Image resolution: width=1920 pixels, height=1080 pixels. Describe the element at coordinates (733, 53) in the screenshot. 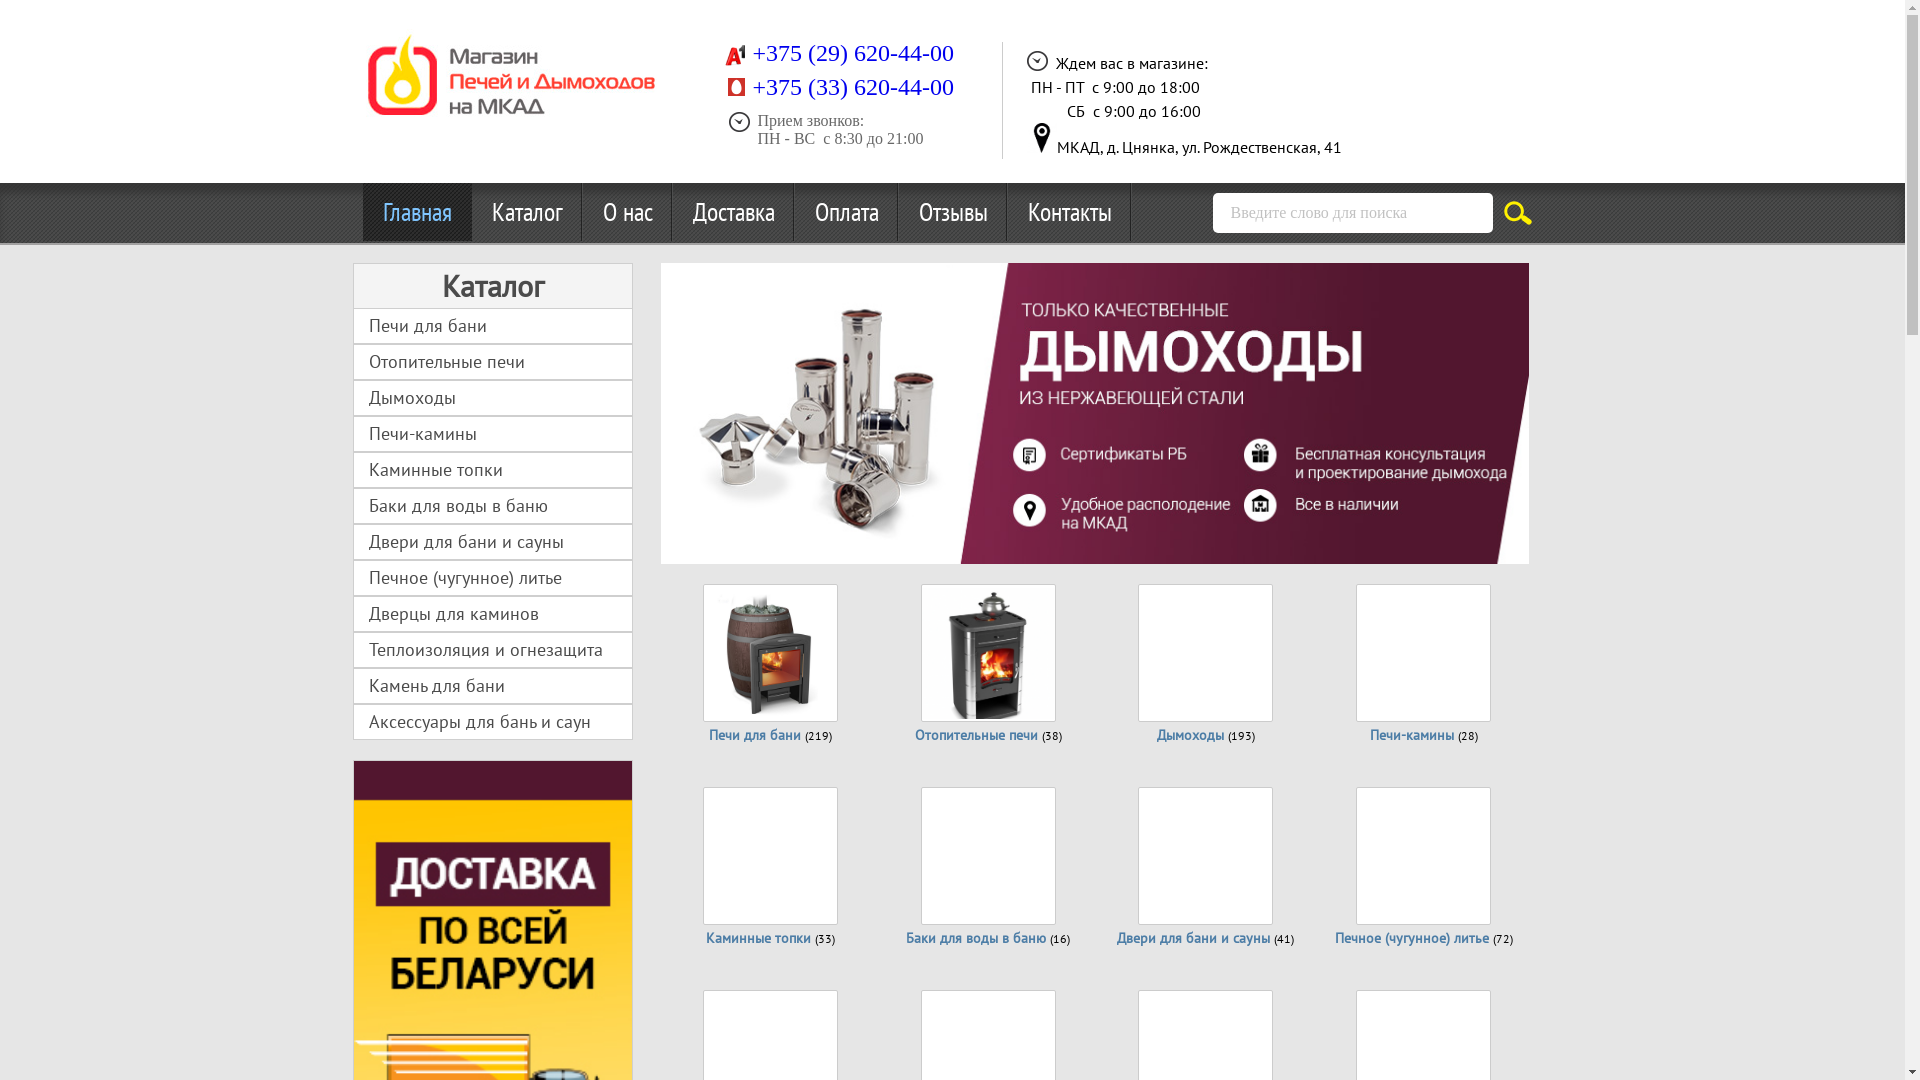

I see `'a1.png'` at that location.